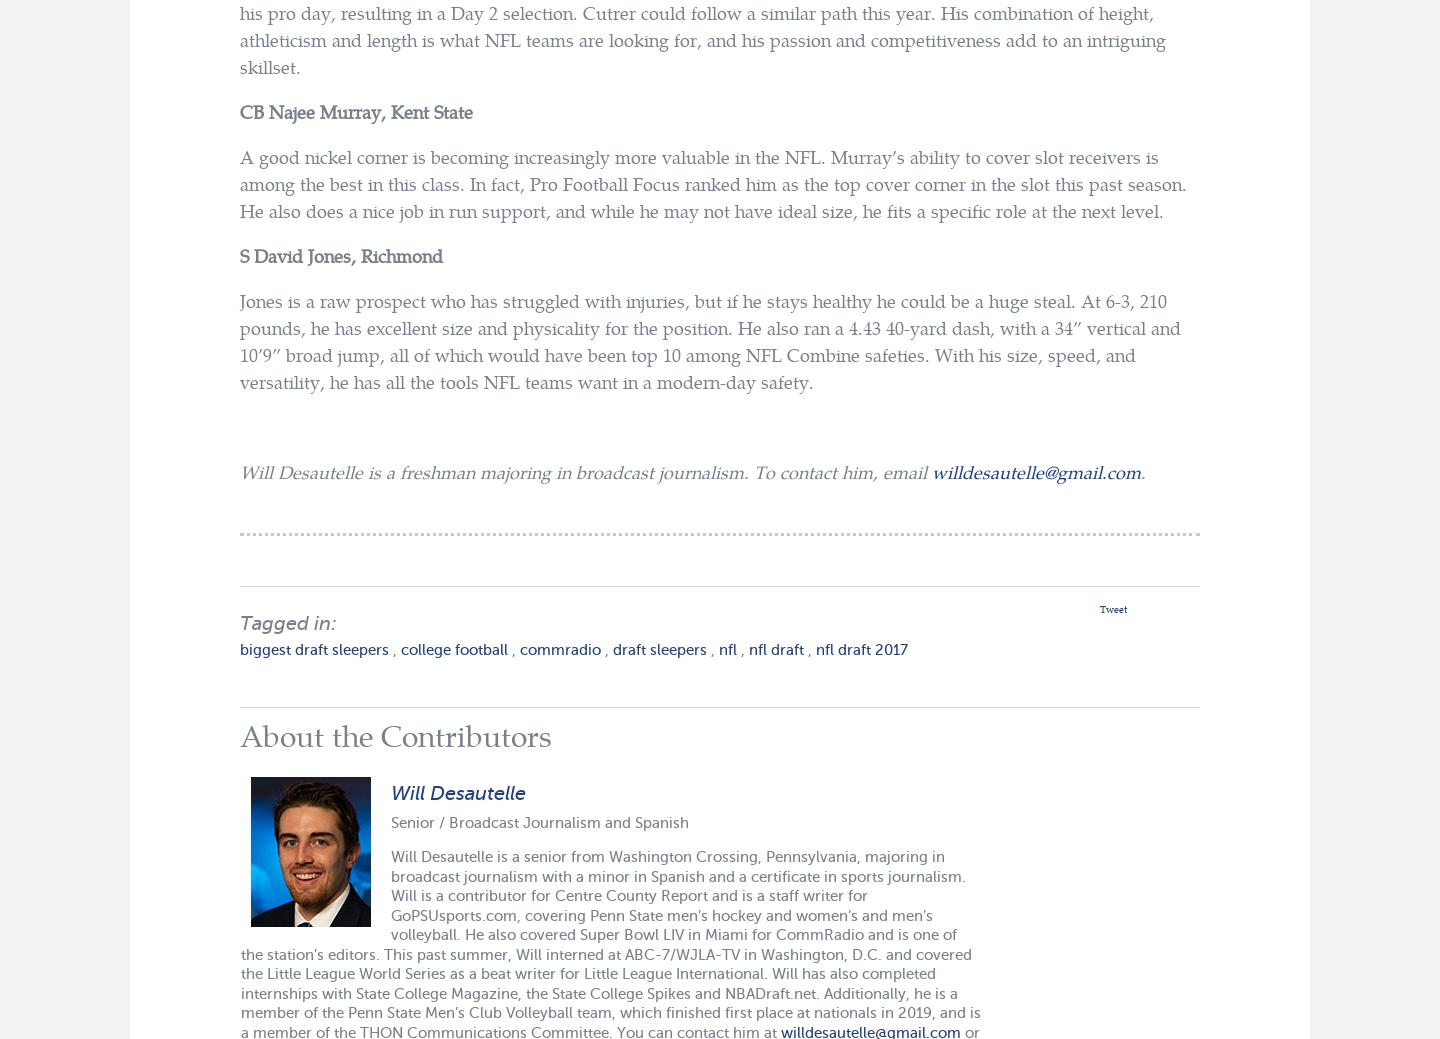  I want to click on 'college football', so click(454, 649).